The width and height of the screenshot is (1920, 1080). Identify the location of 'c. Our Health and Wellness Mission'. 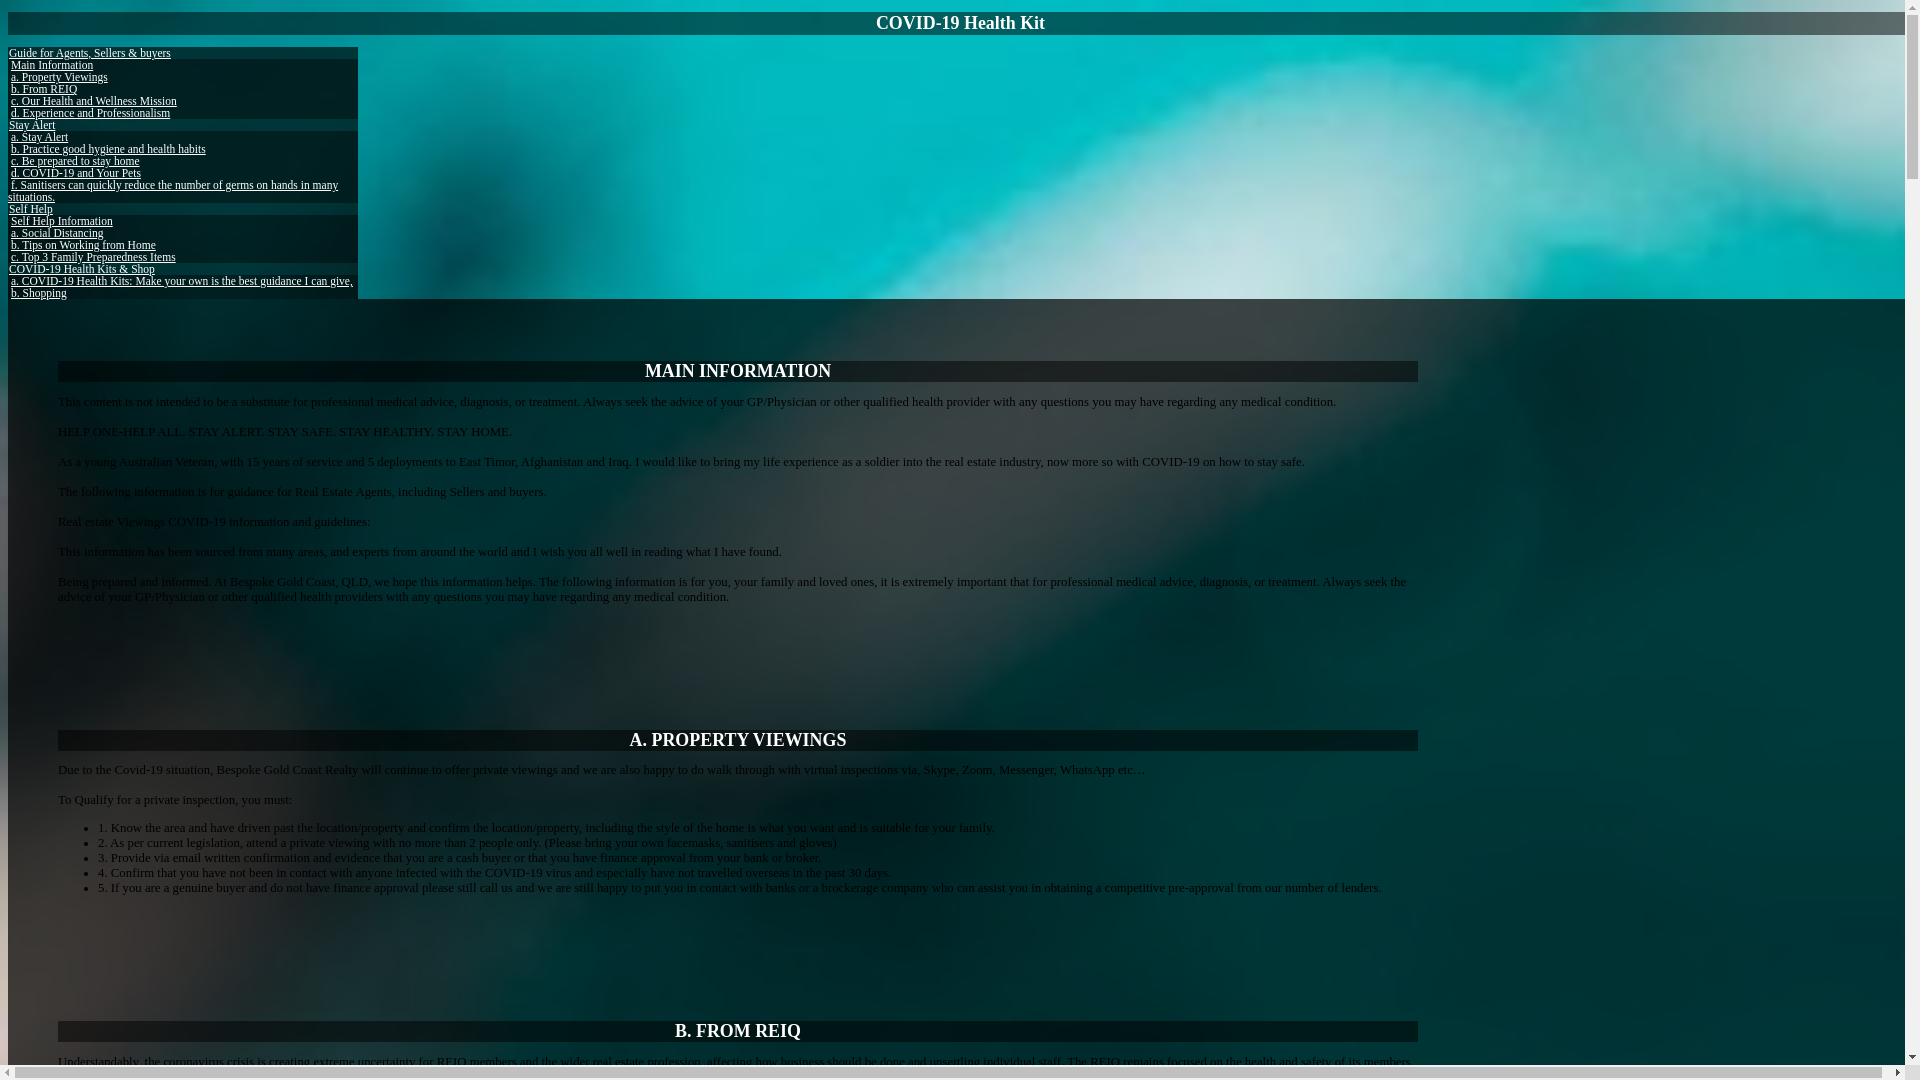
(9, 100).